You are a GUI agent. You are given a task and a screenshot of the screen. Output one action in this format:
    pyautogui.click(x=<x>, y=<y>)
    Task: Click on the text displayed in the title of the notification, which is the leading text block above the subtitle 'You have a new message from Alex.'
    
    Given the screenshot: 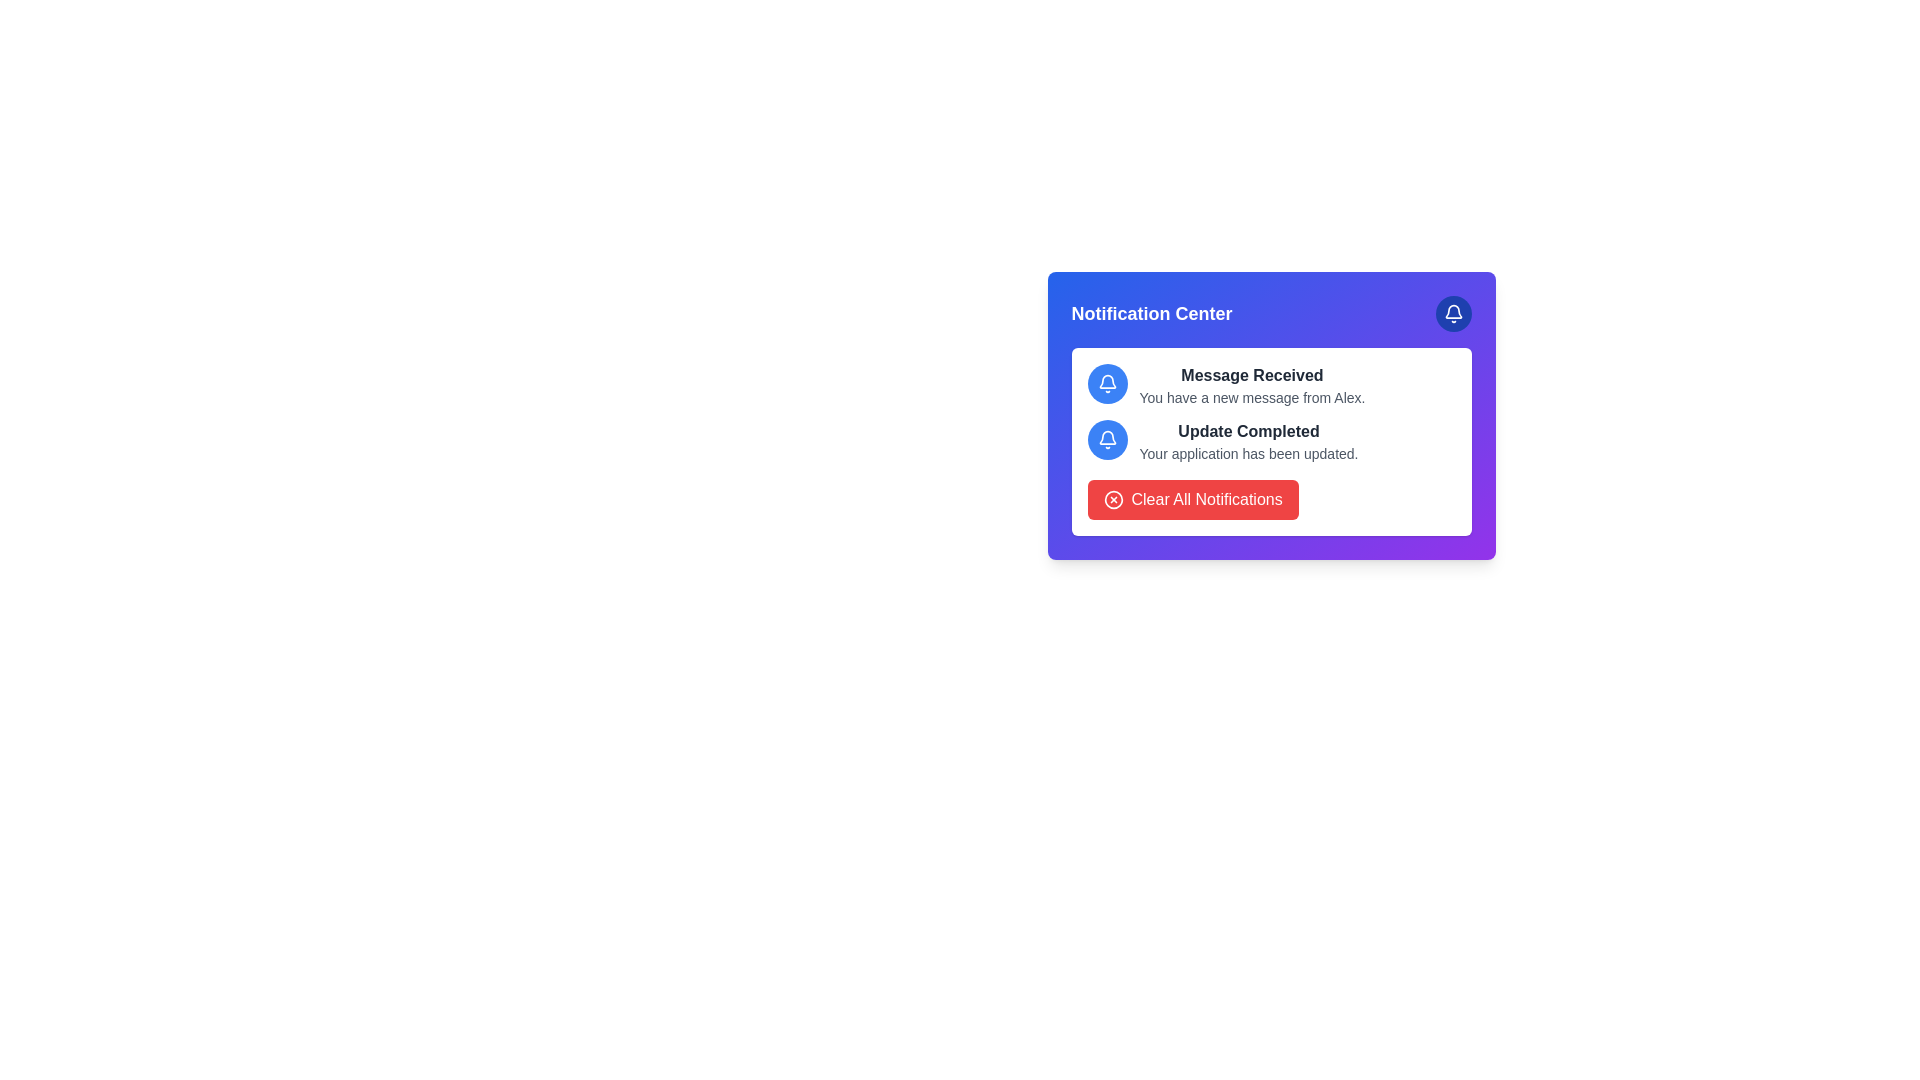 What is the action you would take?
    pyautogui.click(x=1251, y=375)
    